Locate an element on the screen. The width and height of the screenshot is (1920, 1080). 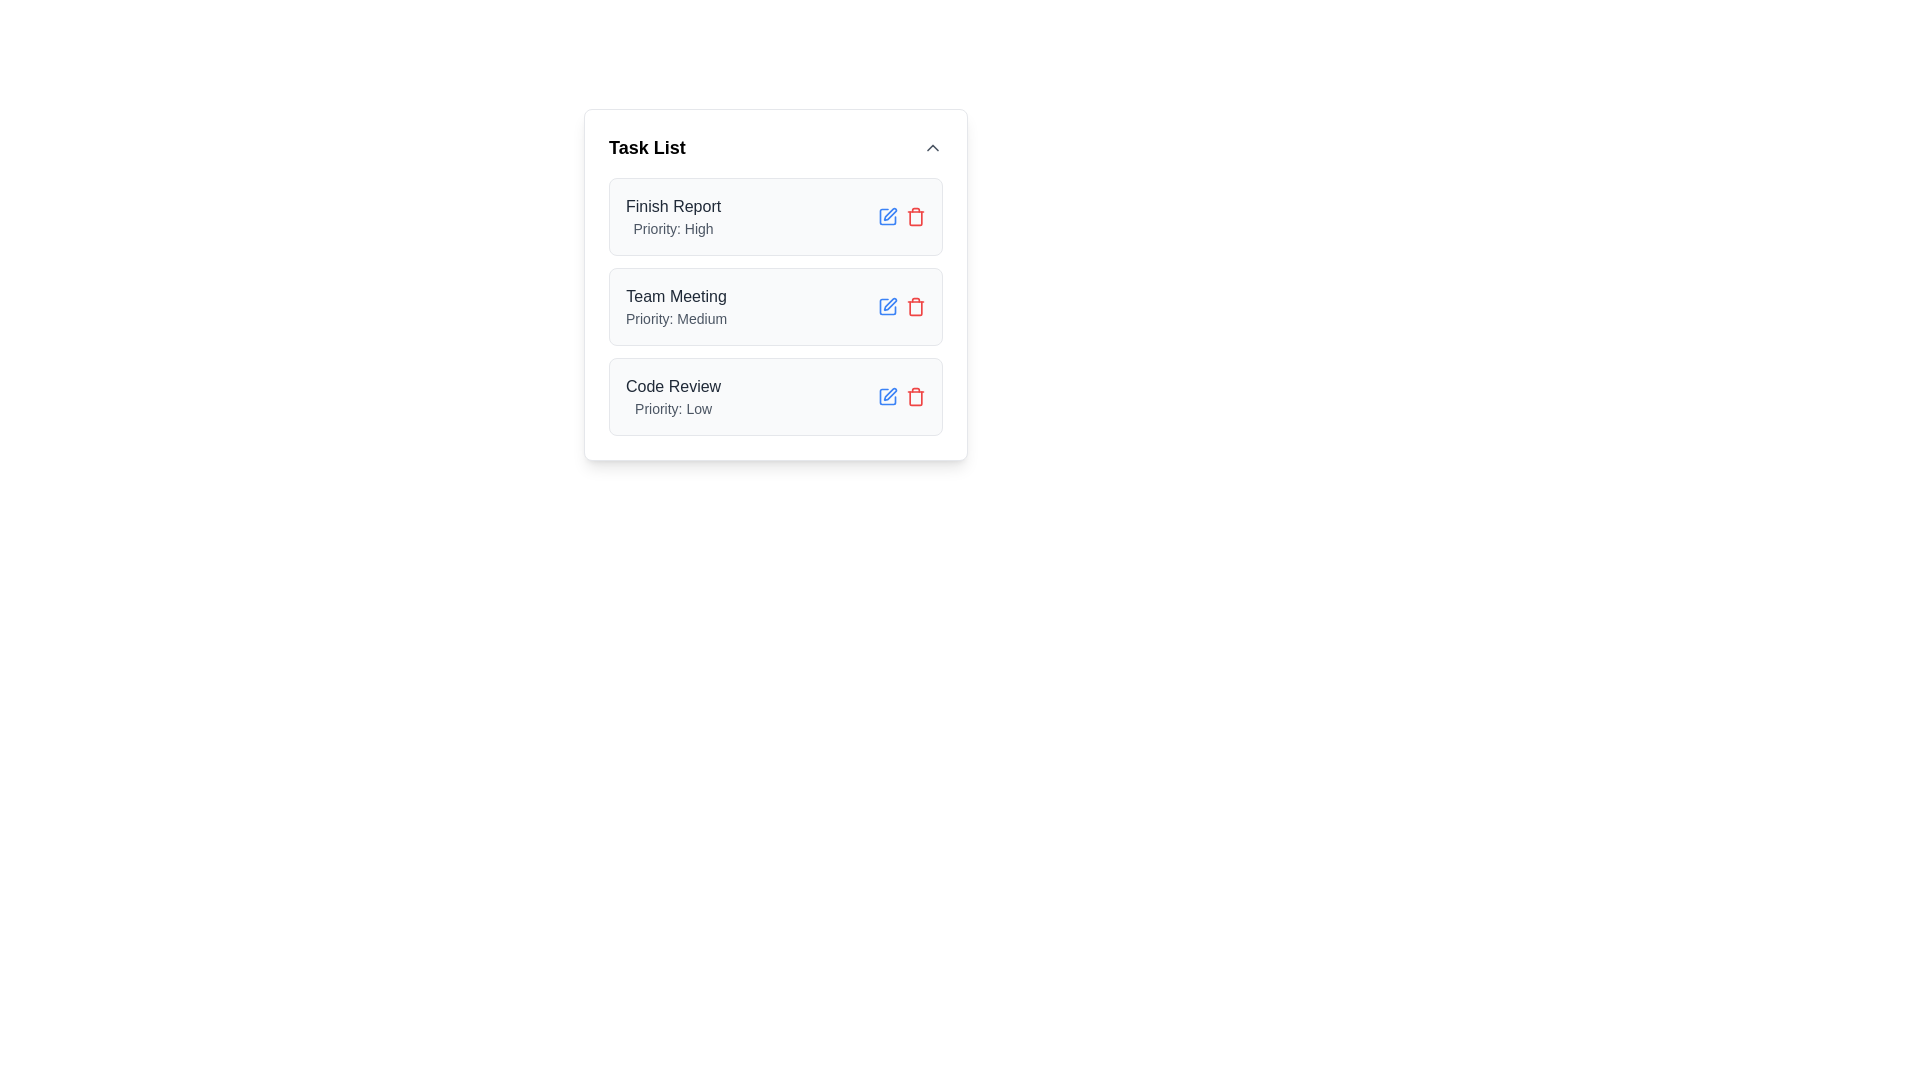
the pen icon indicating the ability to edit or modify the 'Finish Report' task, located in the first row of the task list is located at coordinates (887, 216).